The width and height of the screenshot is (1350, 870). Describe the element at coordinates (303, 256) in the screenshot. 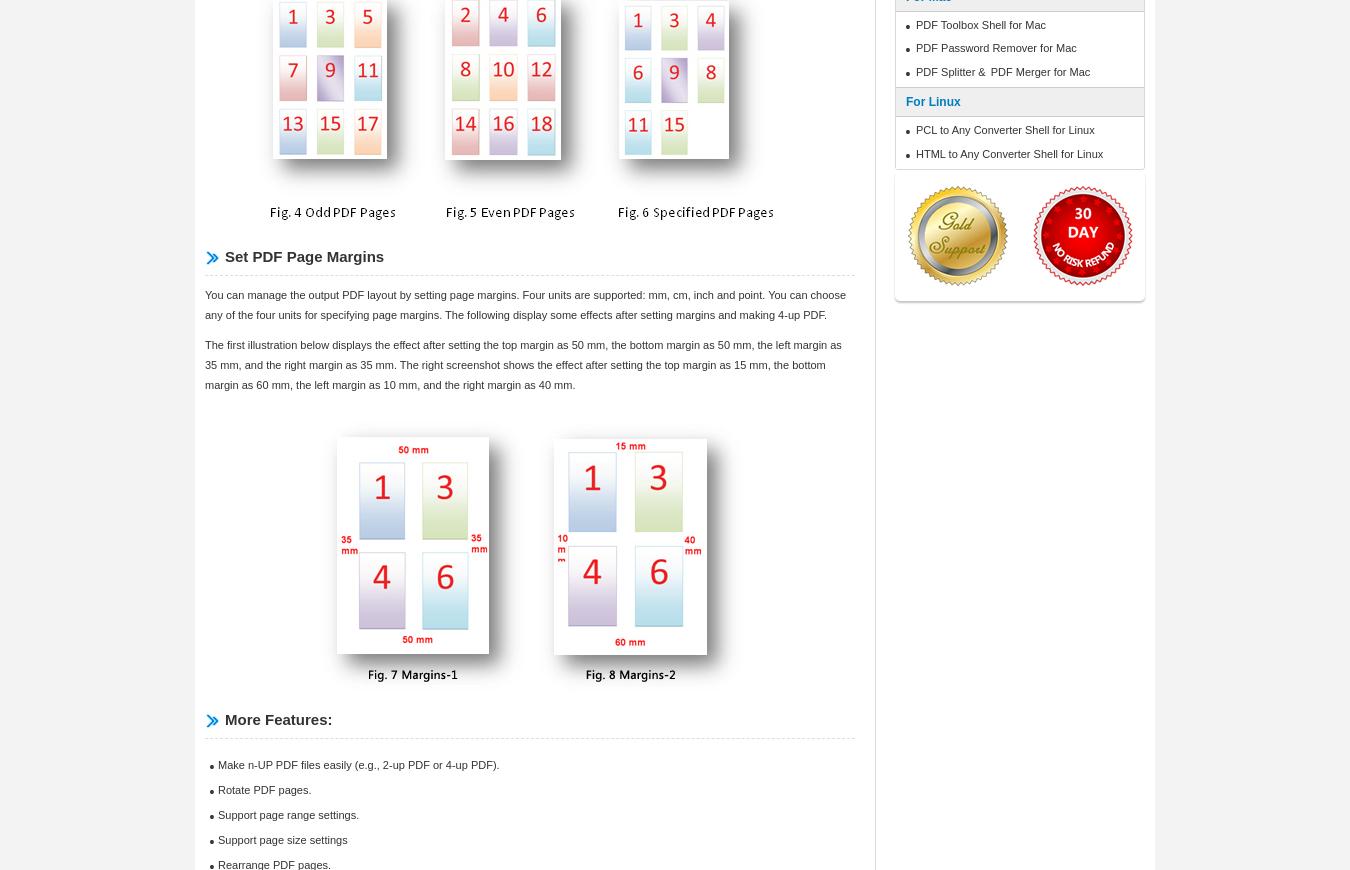

I see `'Set PDF Page Margins'` at that location.